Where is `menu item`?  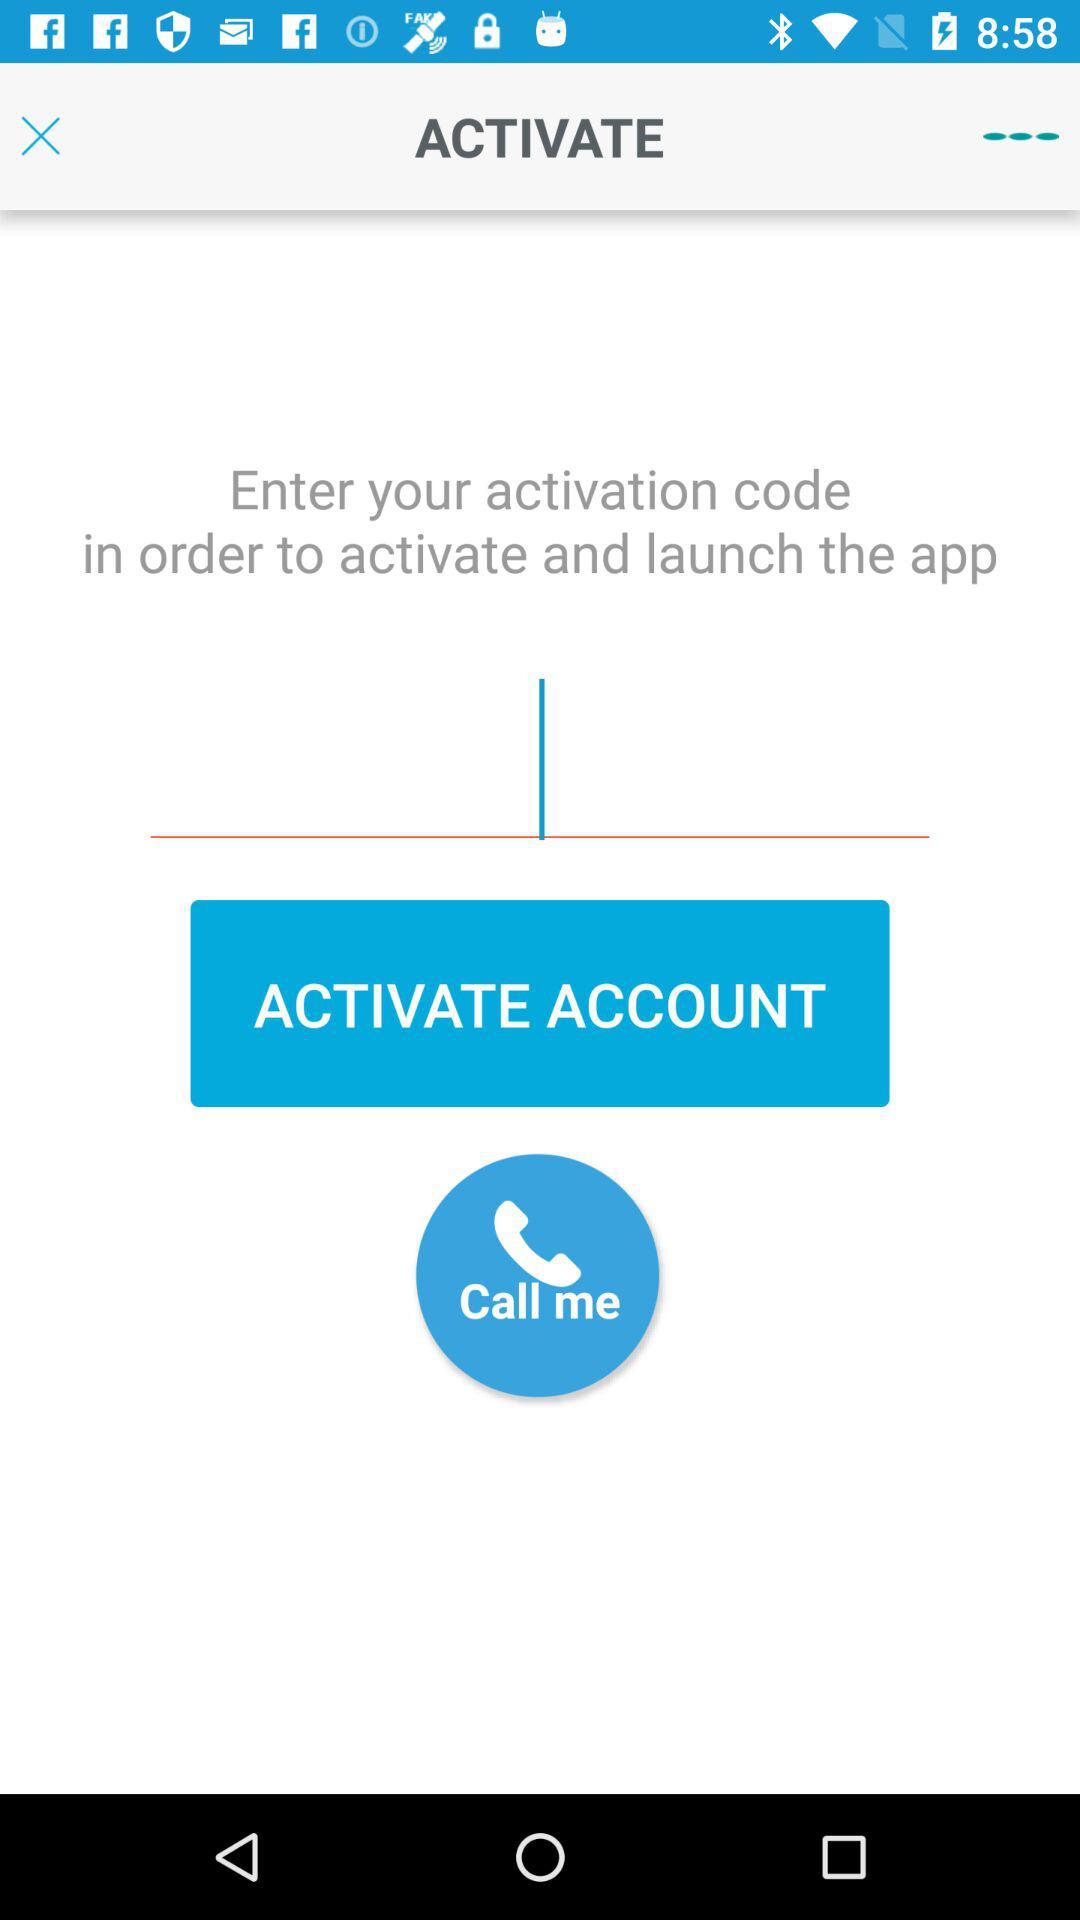
menu item is located at coordinates (1021, 135).